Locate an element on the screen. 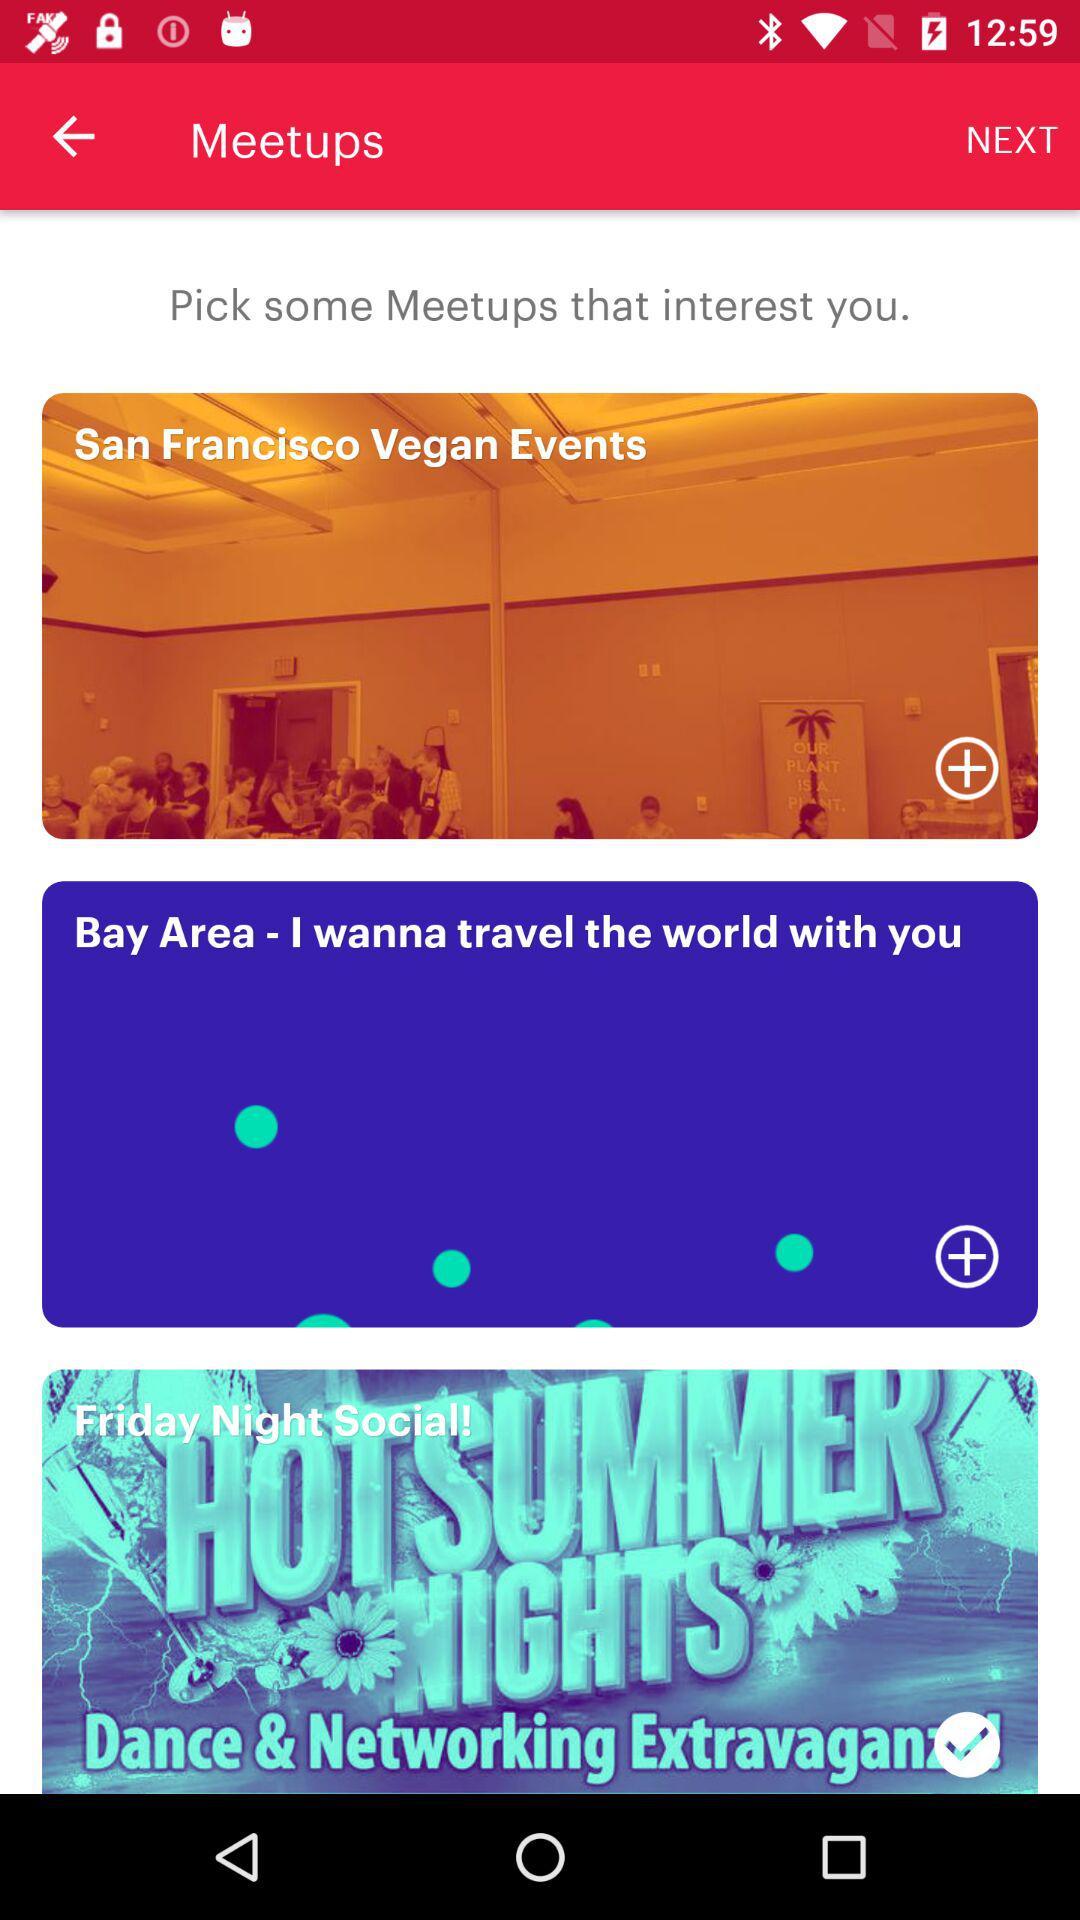 Image resolution: width=1080 pixels, height=1920 pixels. the image which is san francisco vegan events on the page is located at coordinates (540, 614).